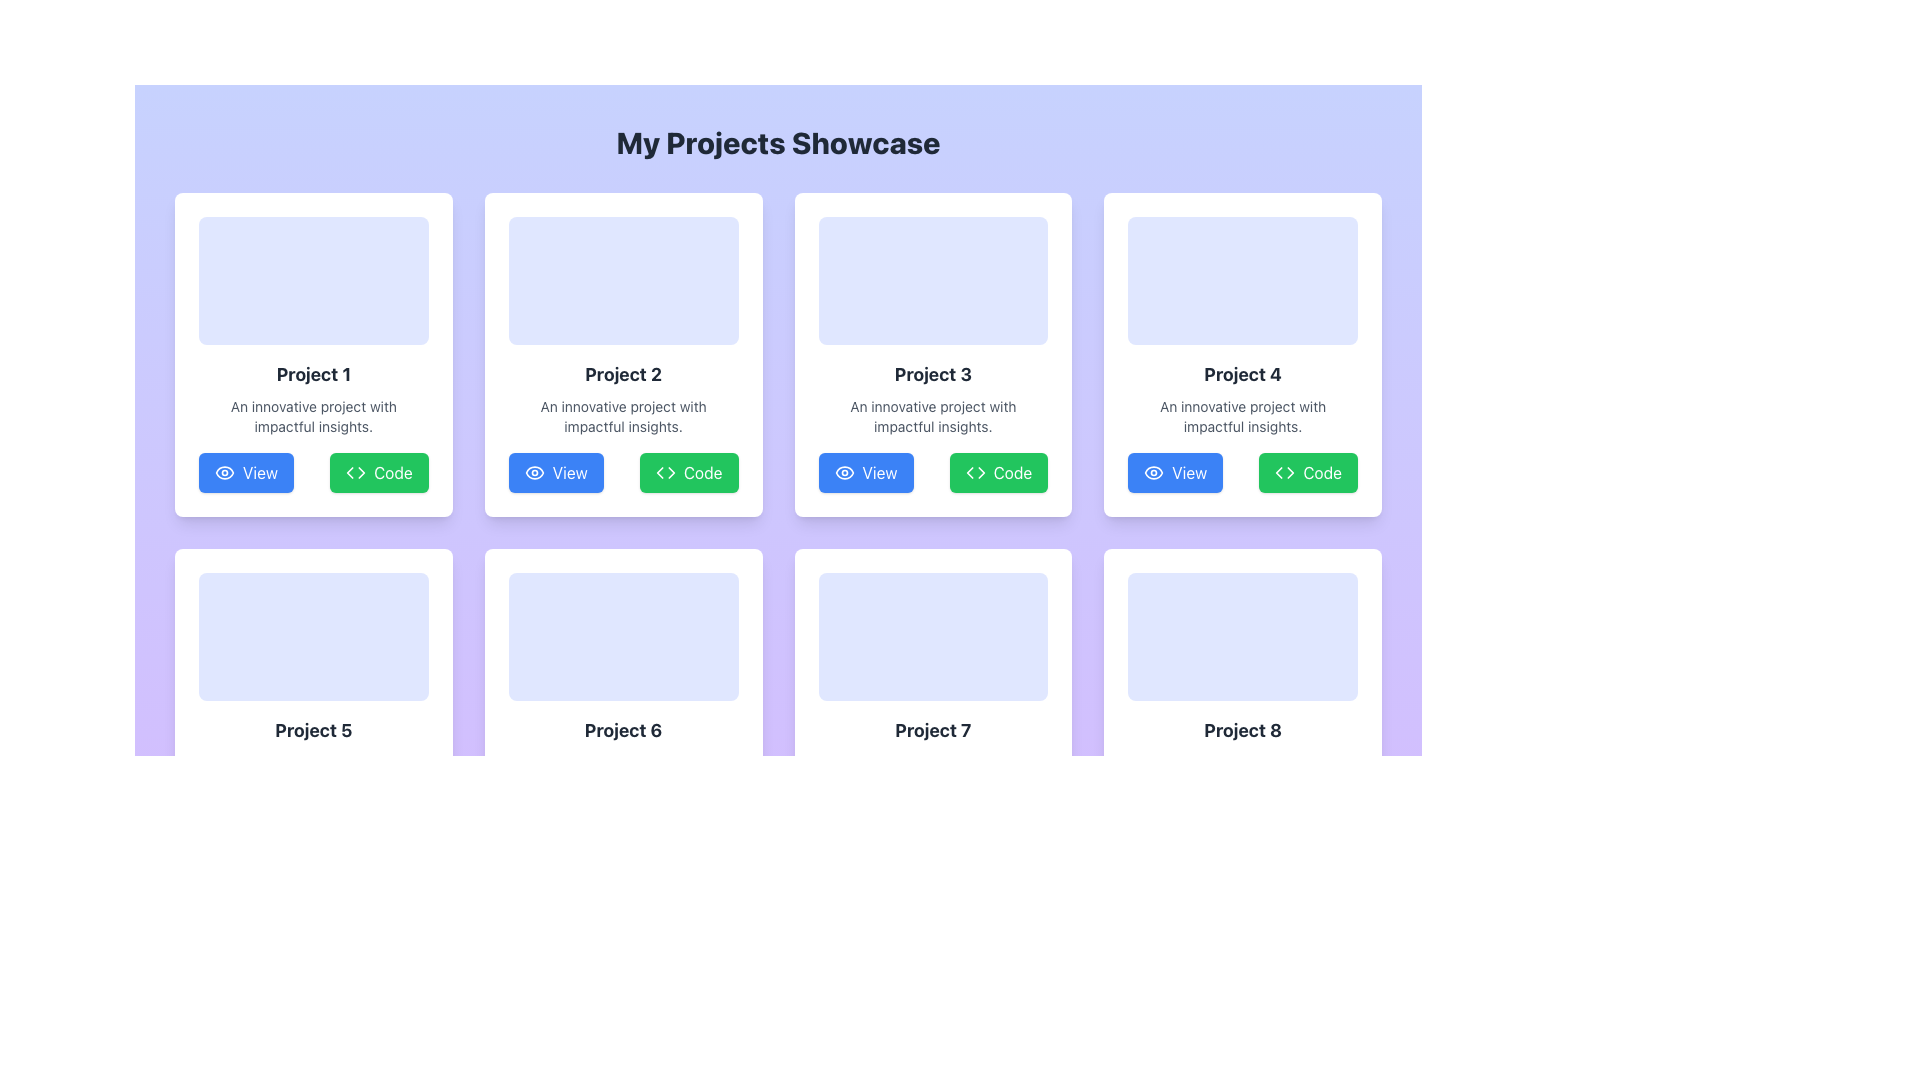 This screenshot has height=1080, width=1920. What do you see at coordinates (981, 473) in the screenshot?
I see `the rightward-pointing arrowhead inside the code symbol icon for 'Project 3', which is part of the action buttons row below the project description` at bounding box center [981, 473].